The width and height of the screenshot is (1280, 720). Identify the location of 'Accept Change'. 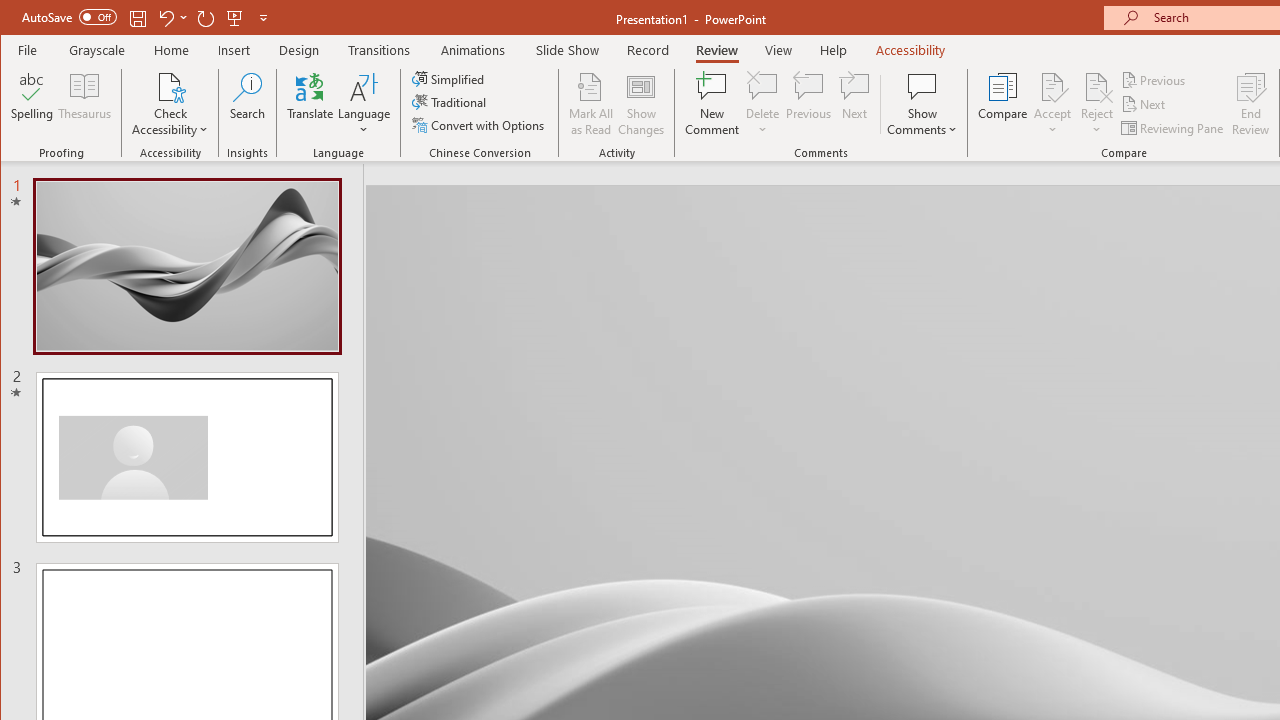
(1051, 85).